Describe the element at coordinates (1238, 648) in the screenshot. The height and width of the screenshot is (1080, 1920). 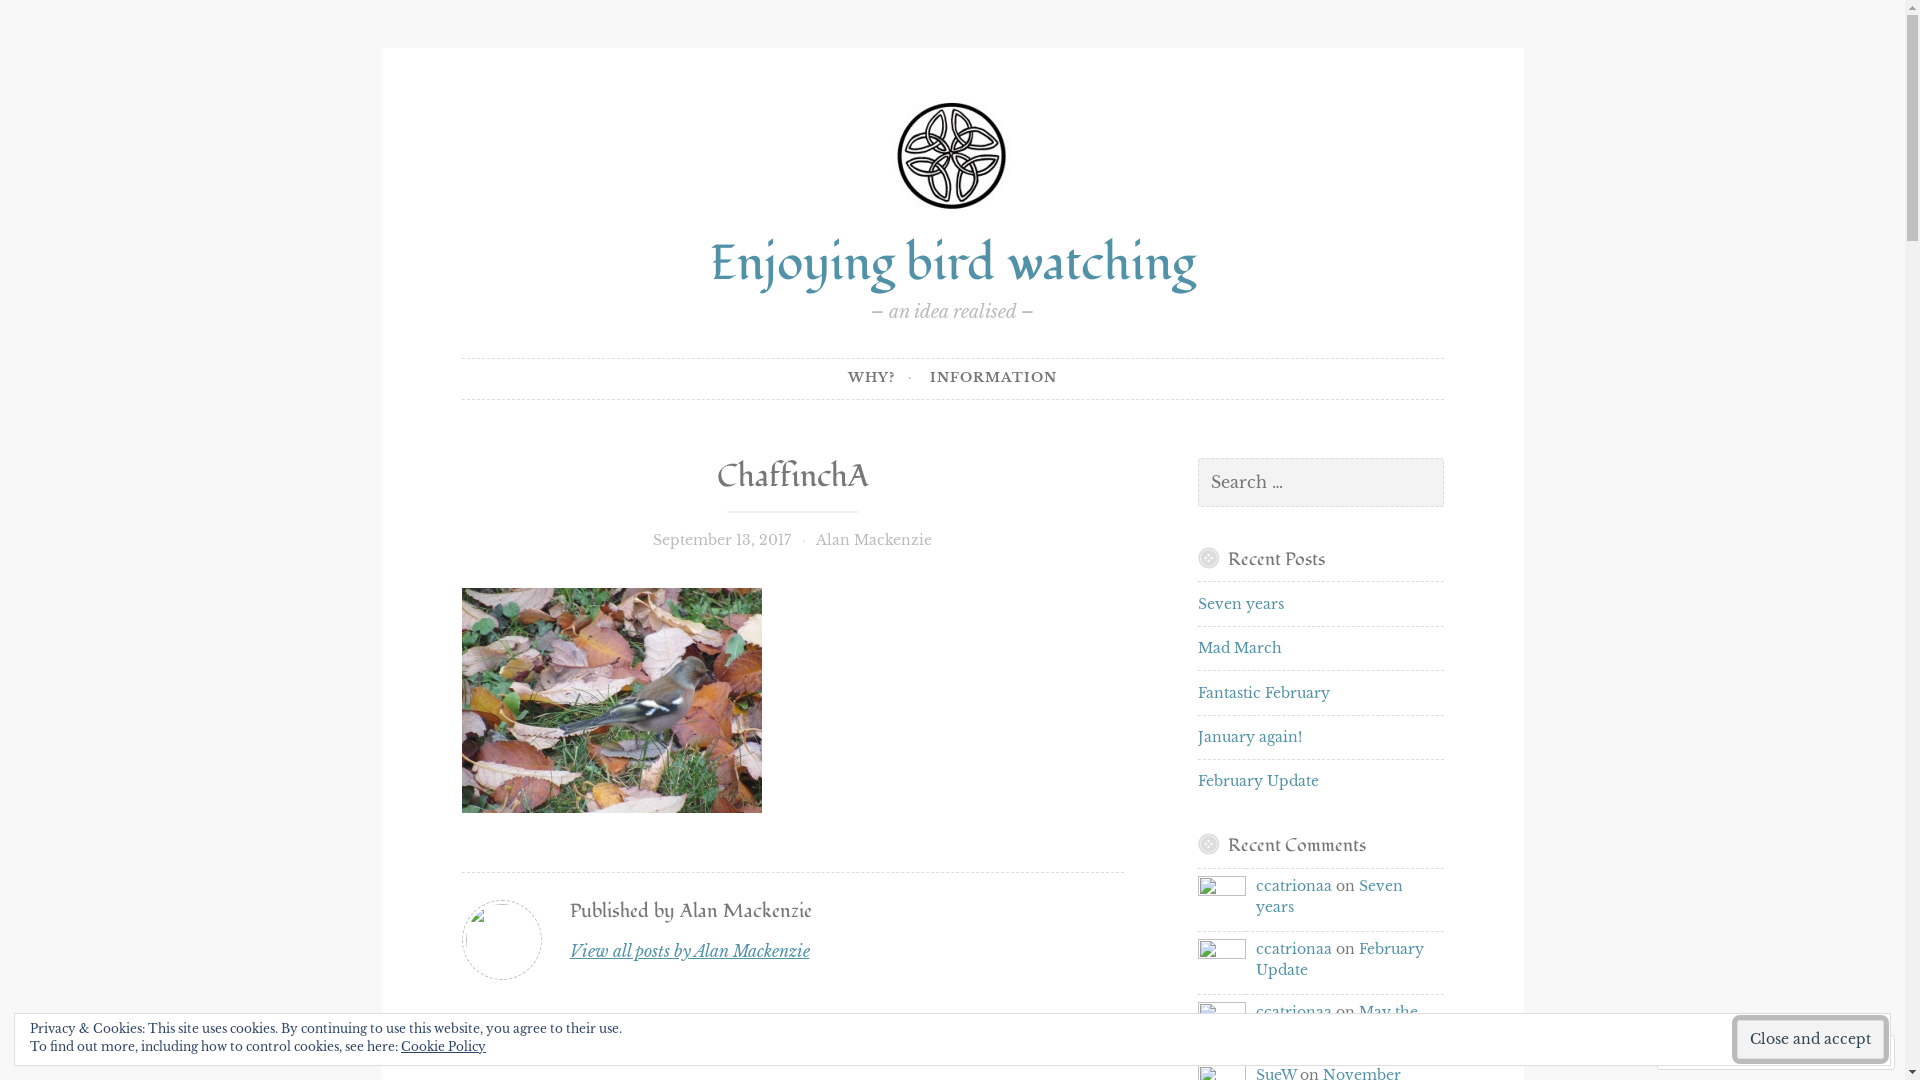
I see `'Mad March'` at that location.